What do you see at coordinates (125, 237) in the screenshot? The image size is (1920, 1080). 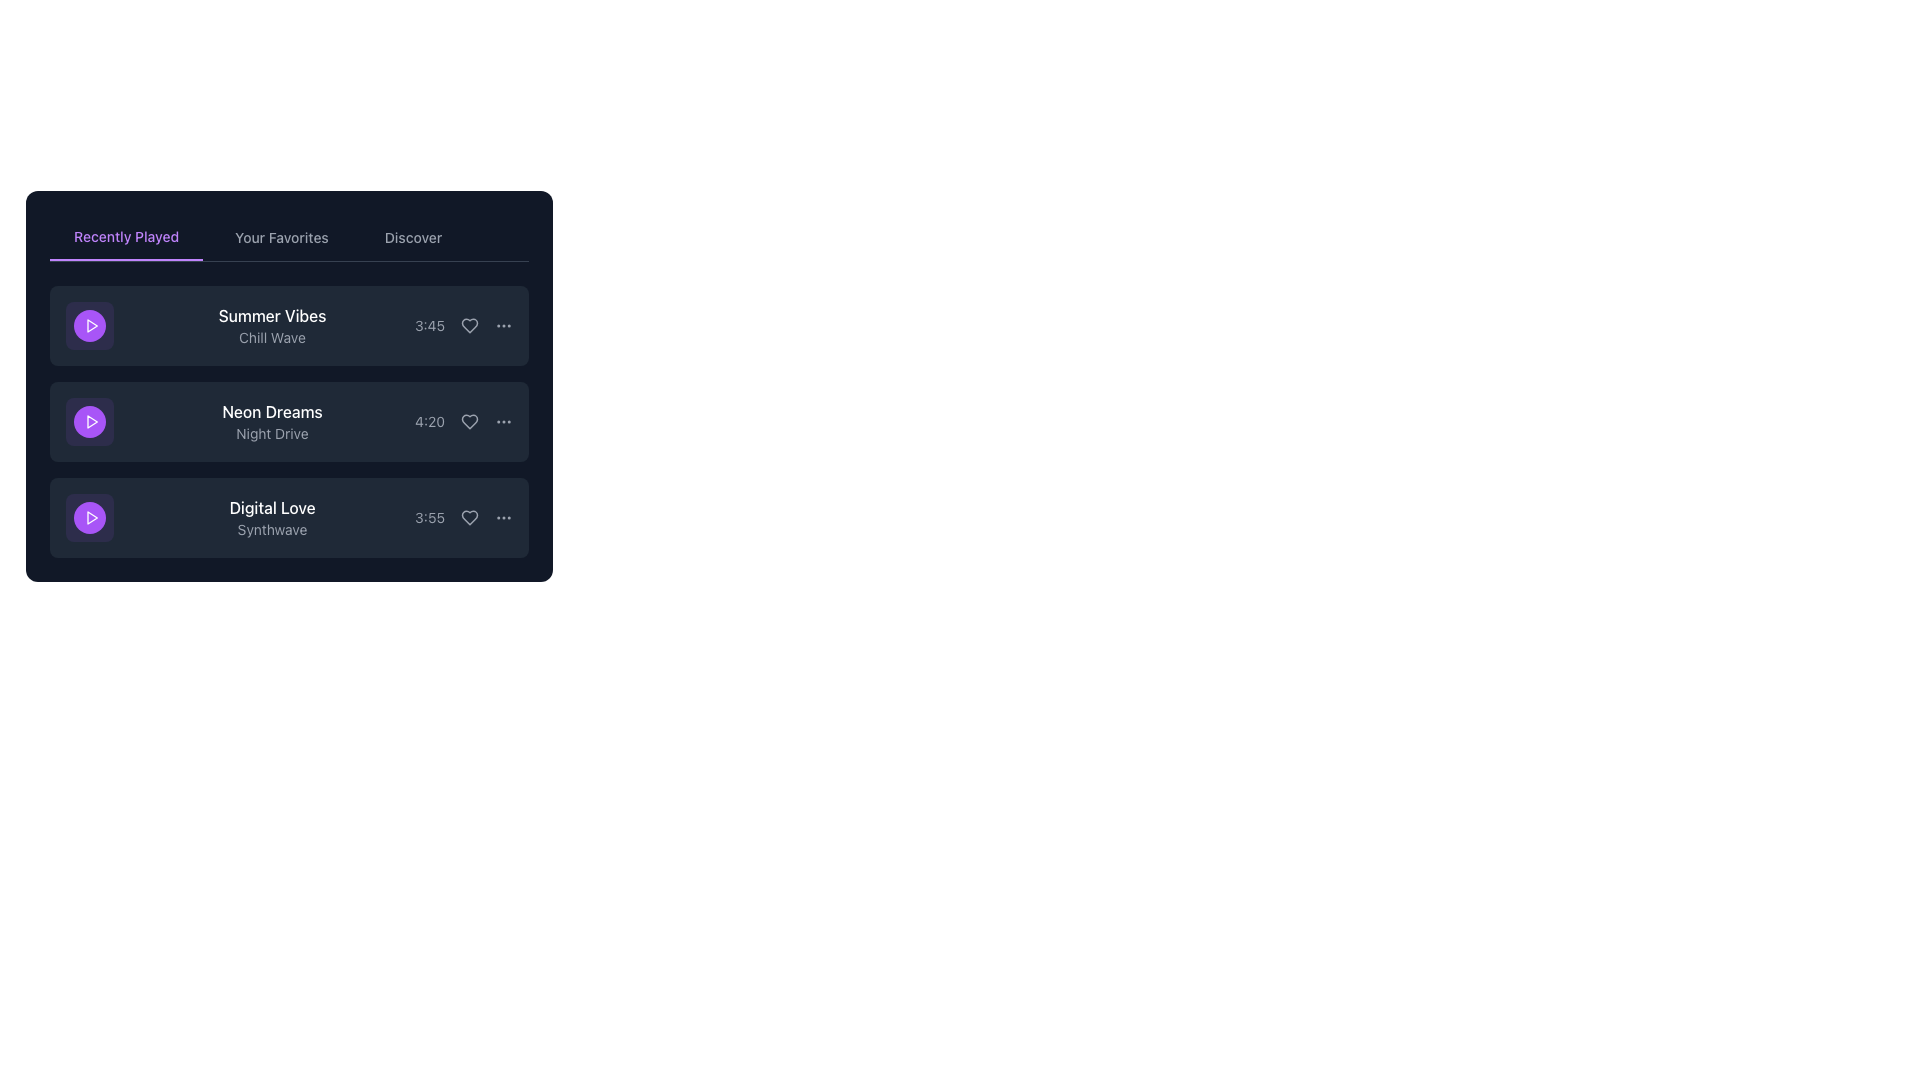 I see `the navigation button located at the top left of the navigation interface` at bounding box center [125, 237].